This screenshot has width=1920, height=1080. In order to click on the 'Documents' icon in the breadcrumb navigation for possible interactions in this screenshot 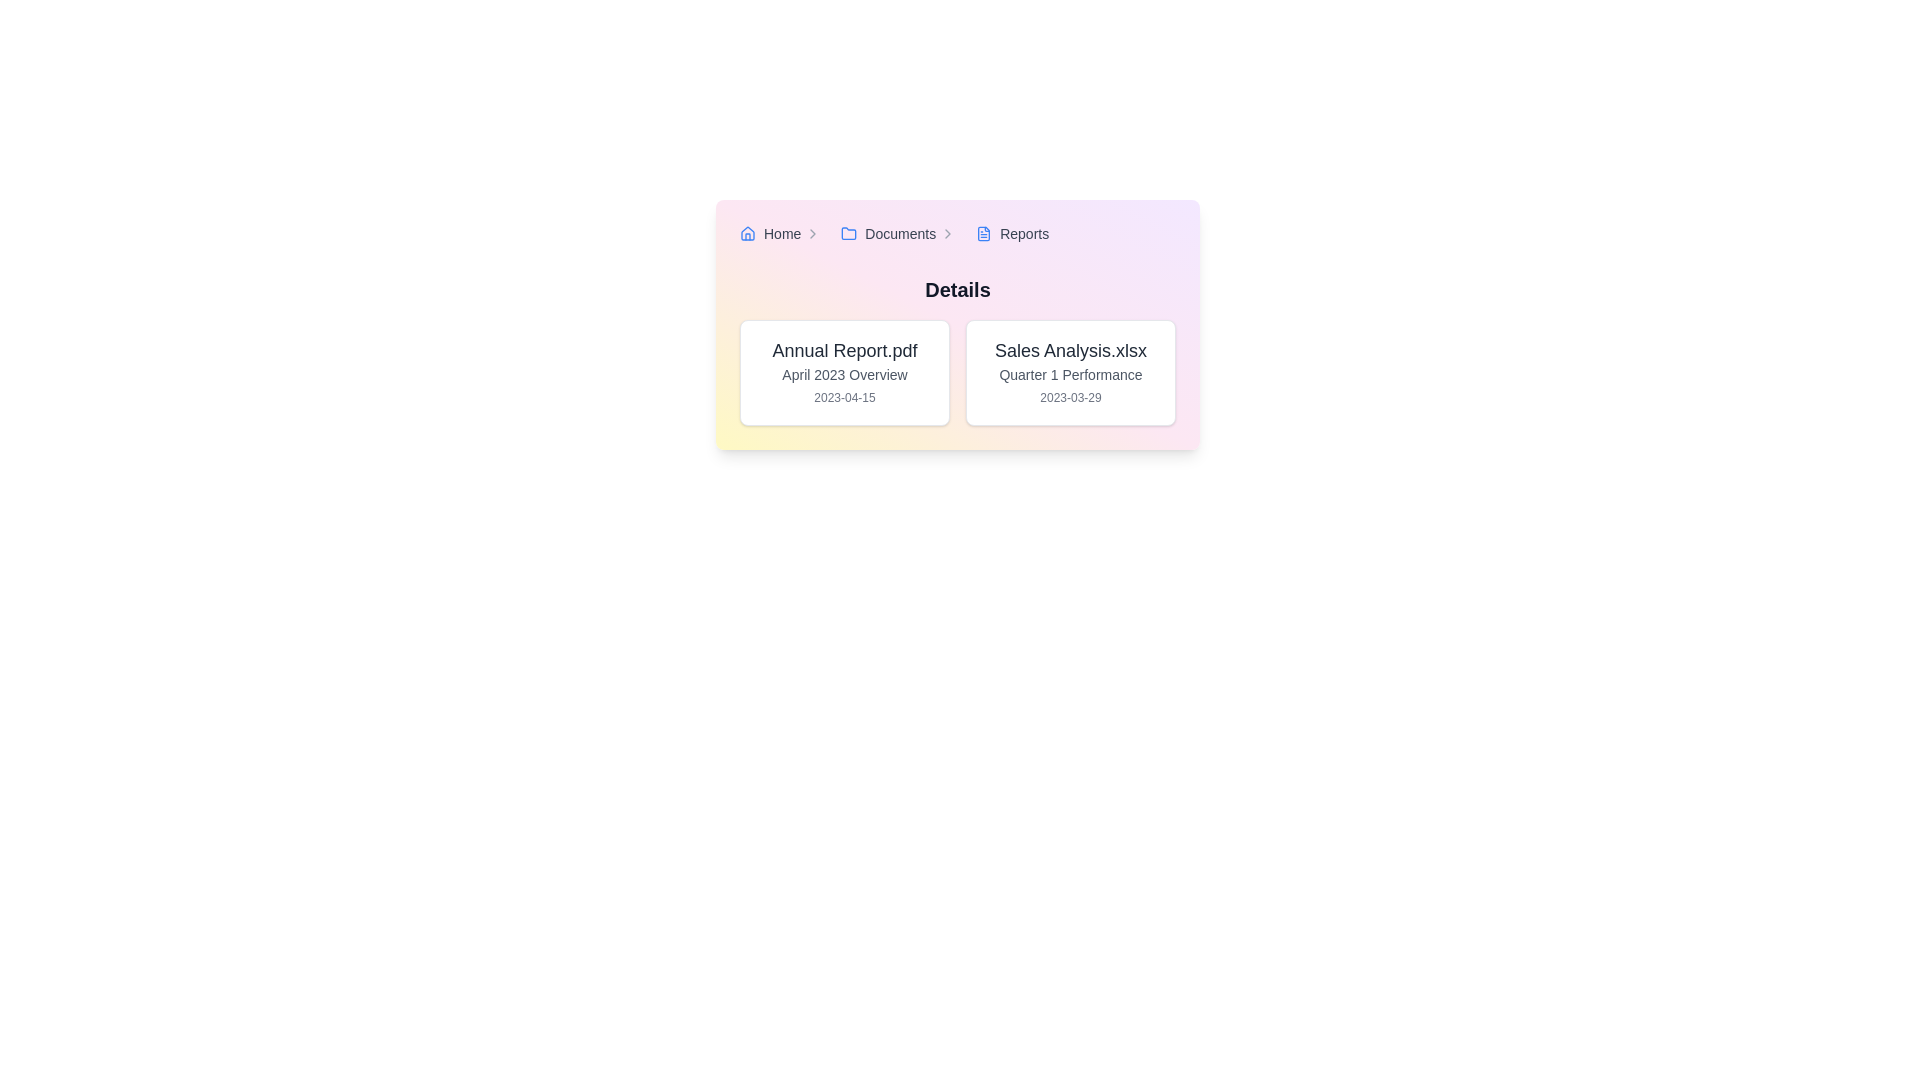, I will do `click(849, 233)`.